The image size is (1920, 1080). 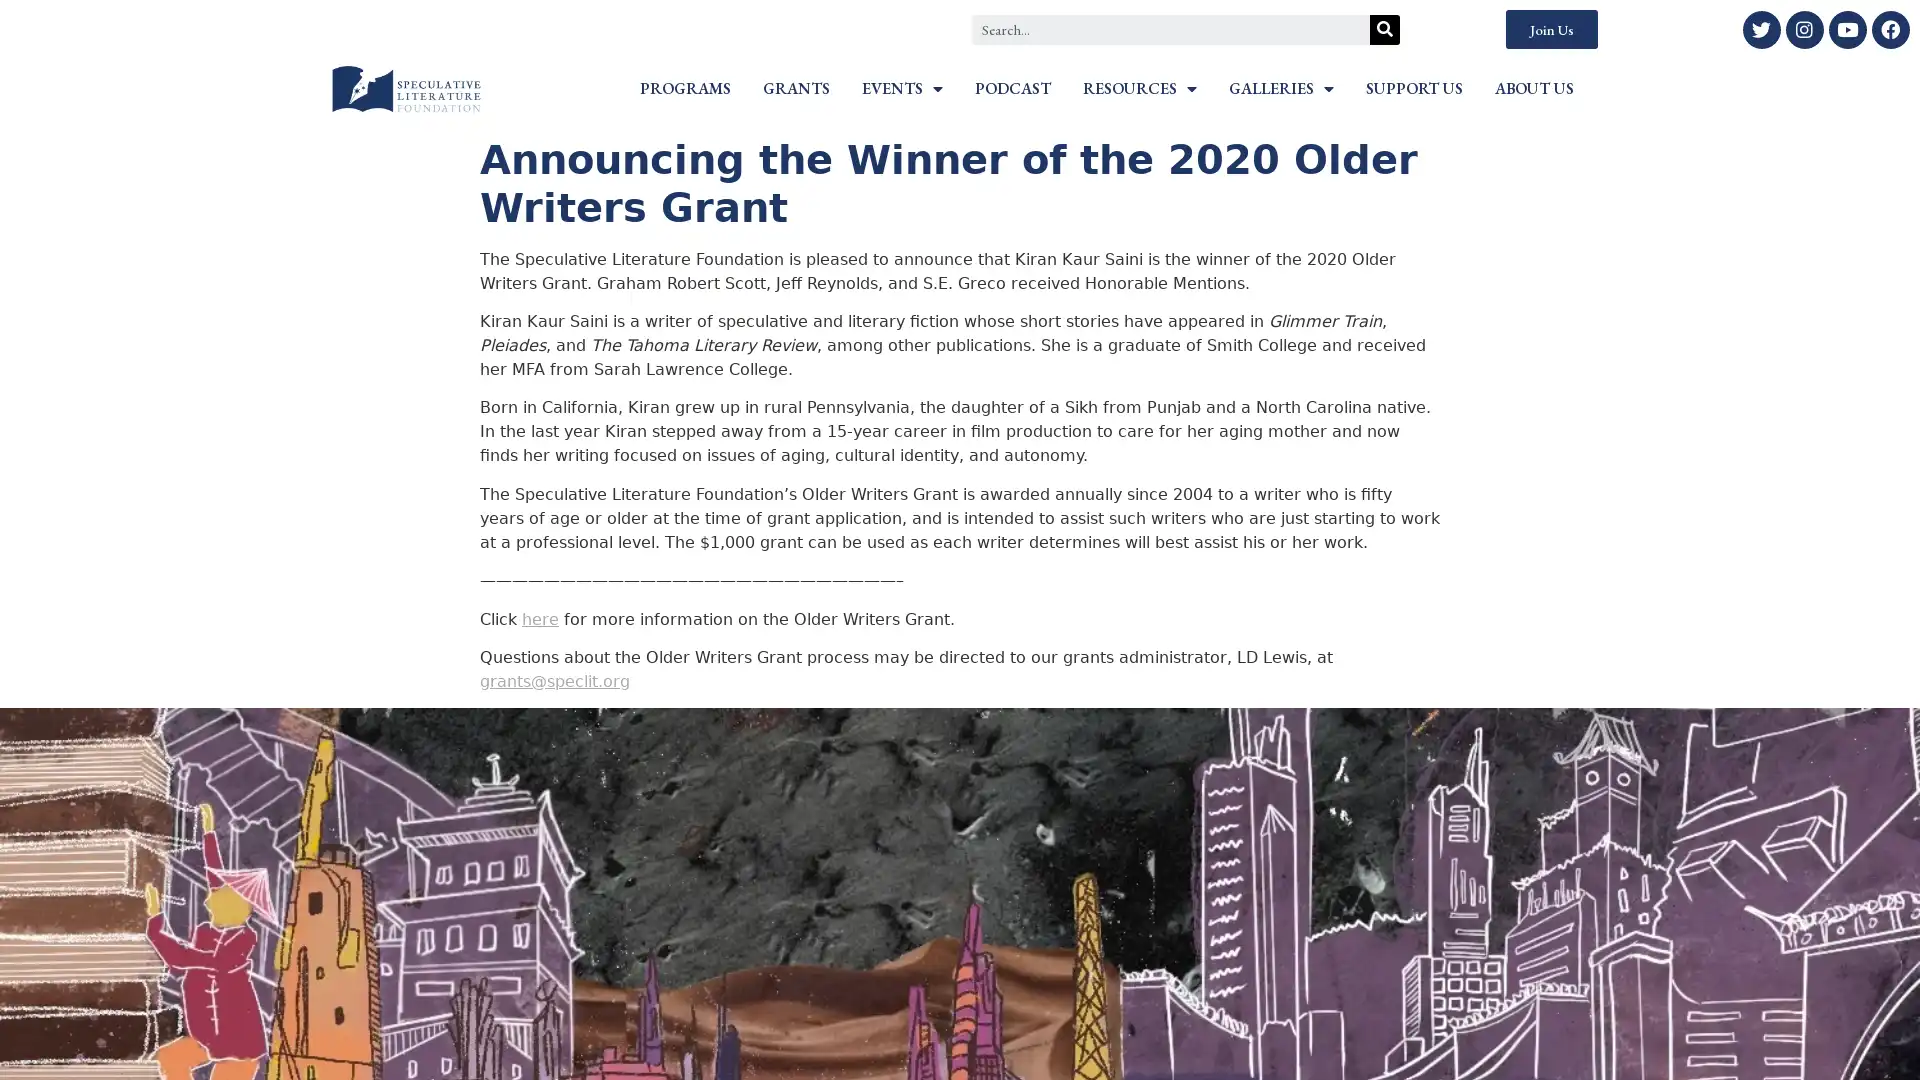 I want to click on Search, so click(x=1384, y=29).